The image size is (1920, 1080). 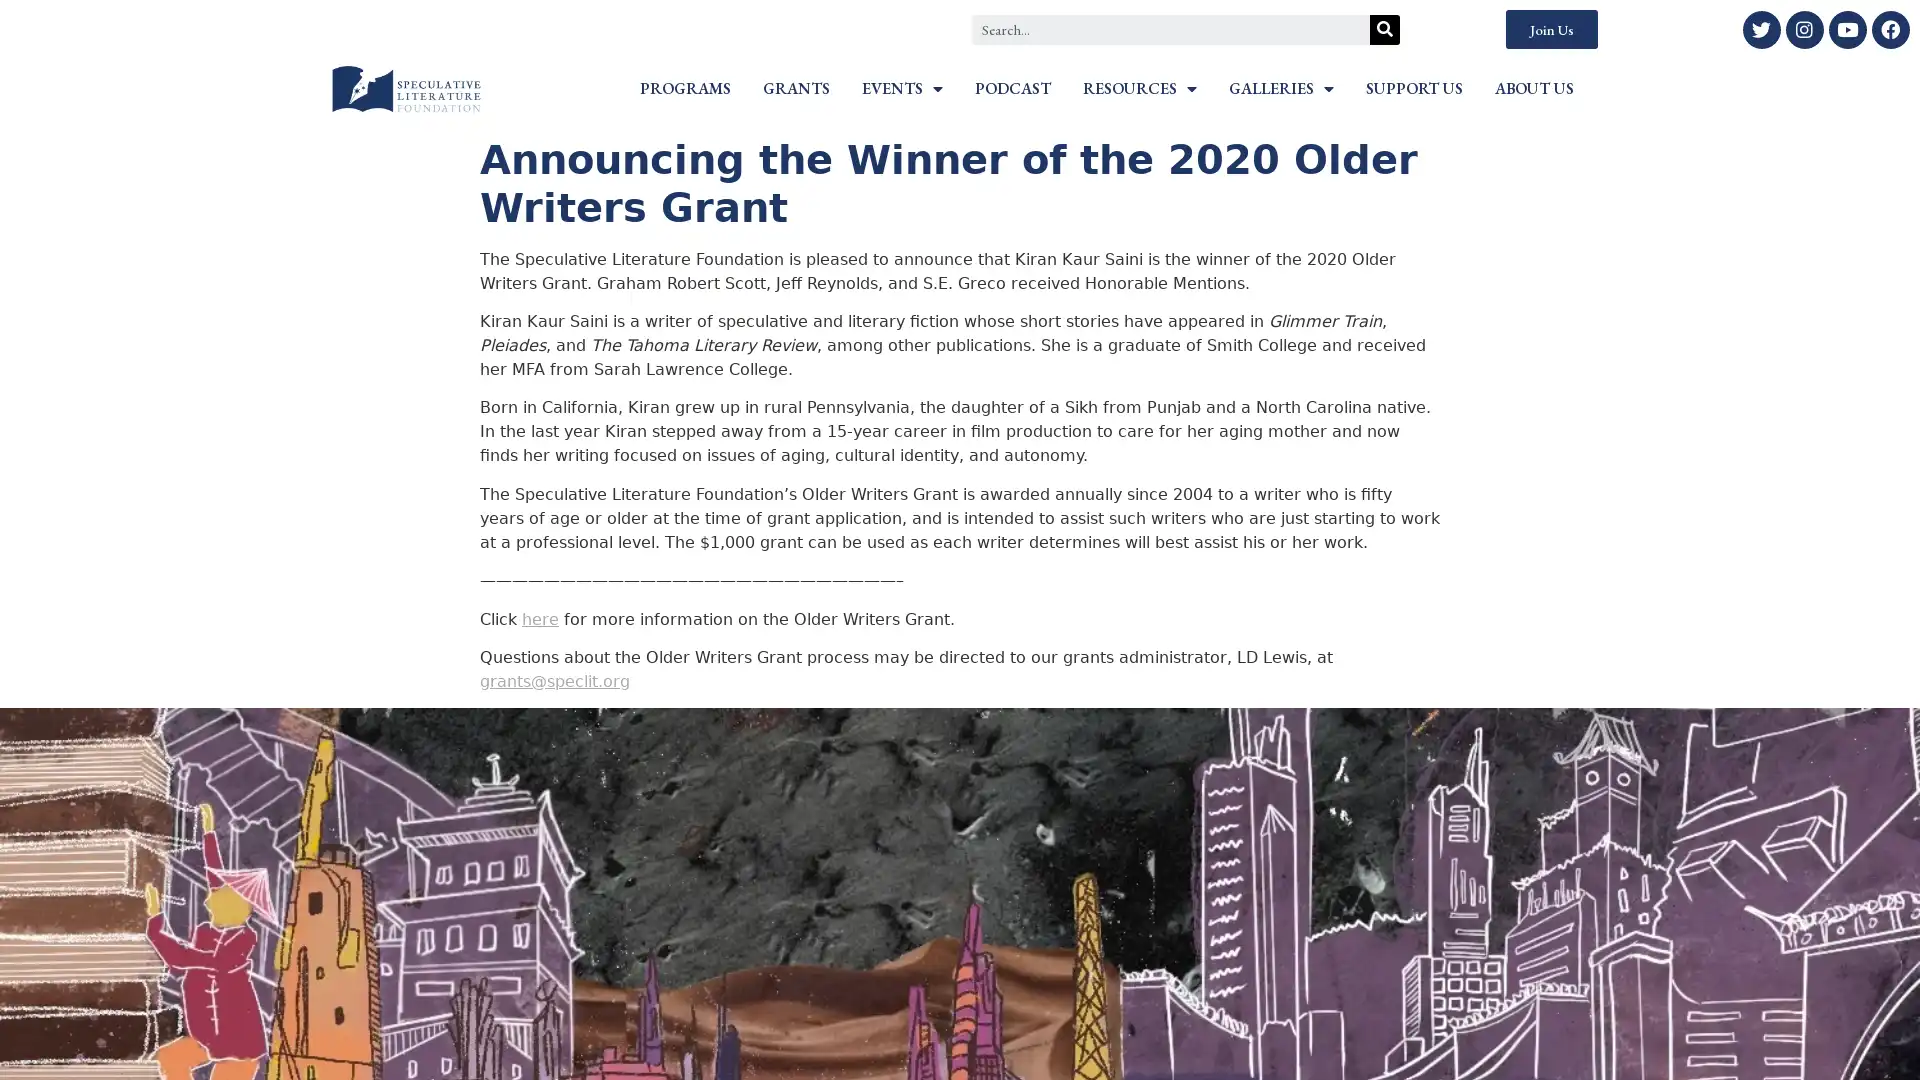 I want to click on Search, so click(x=1384, y=29).